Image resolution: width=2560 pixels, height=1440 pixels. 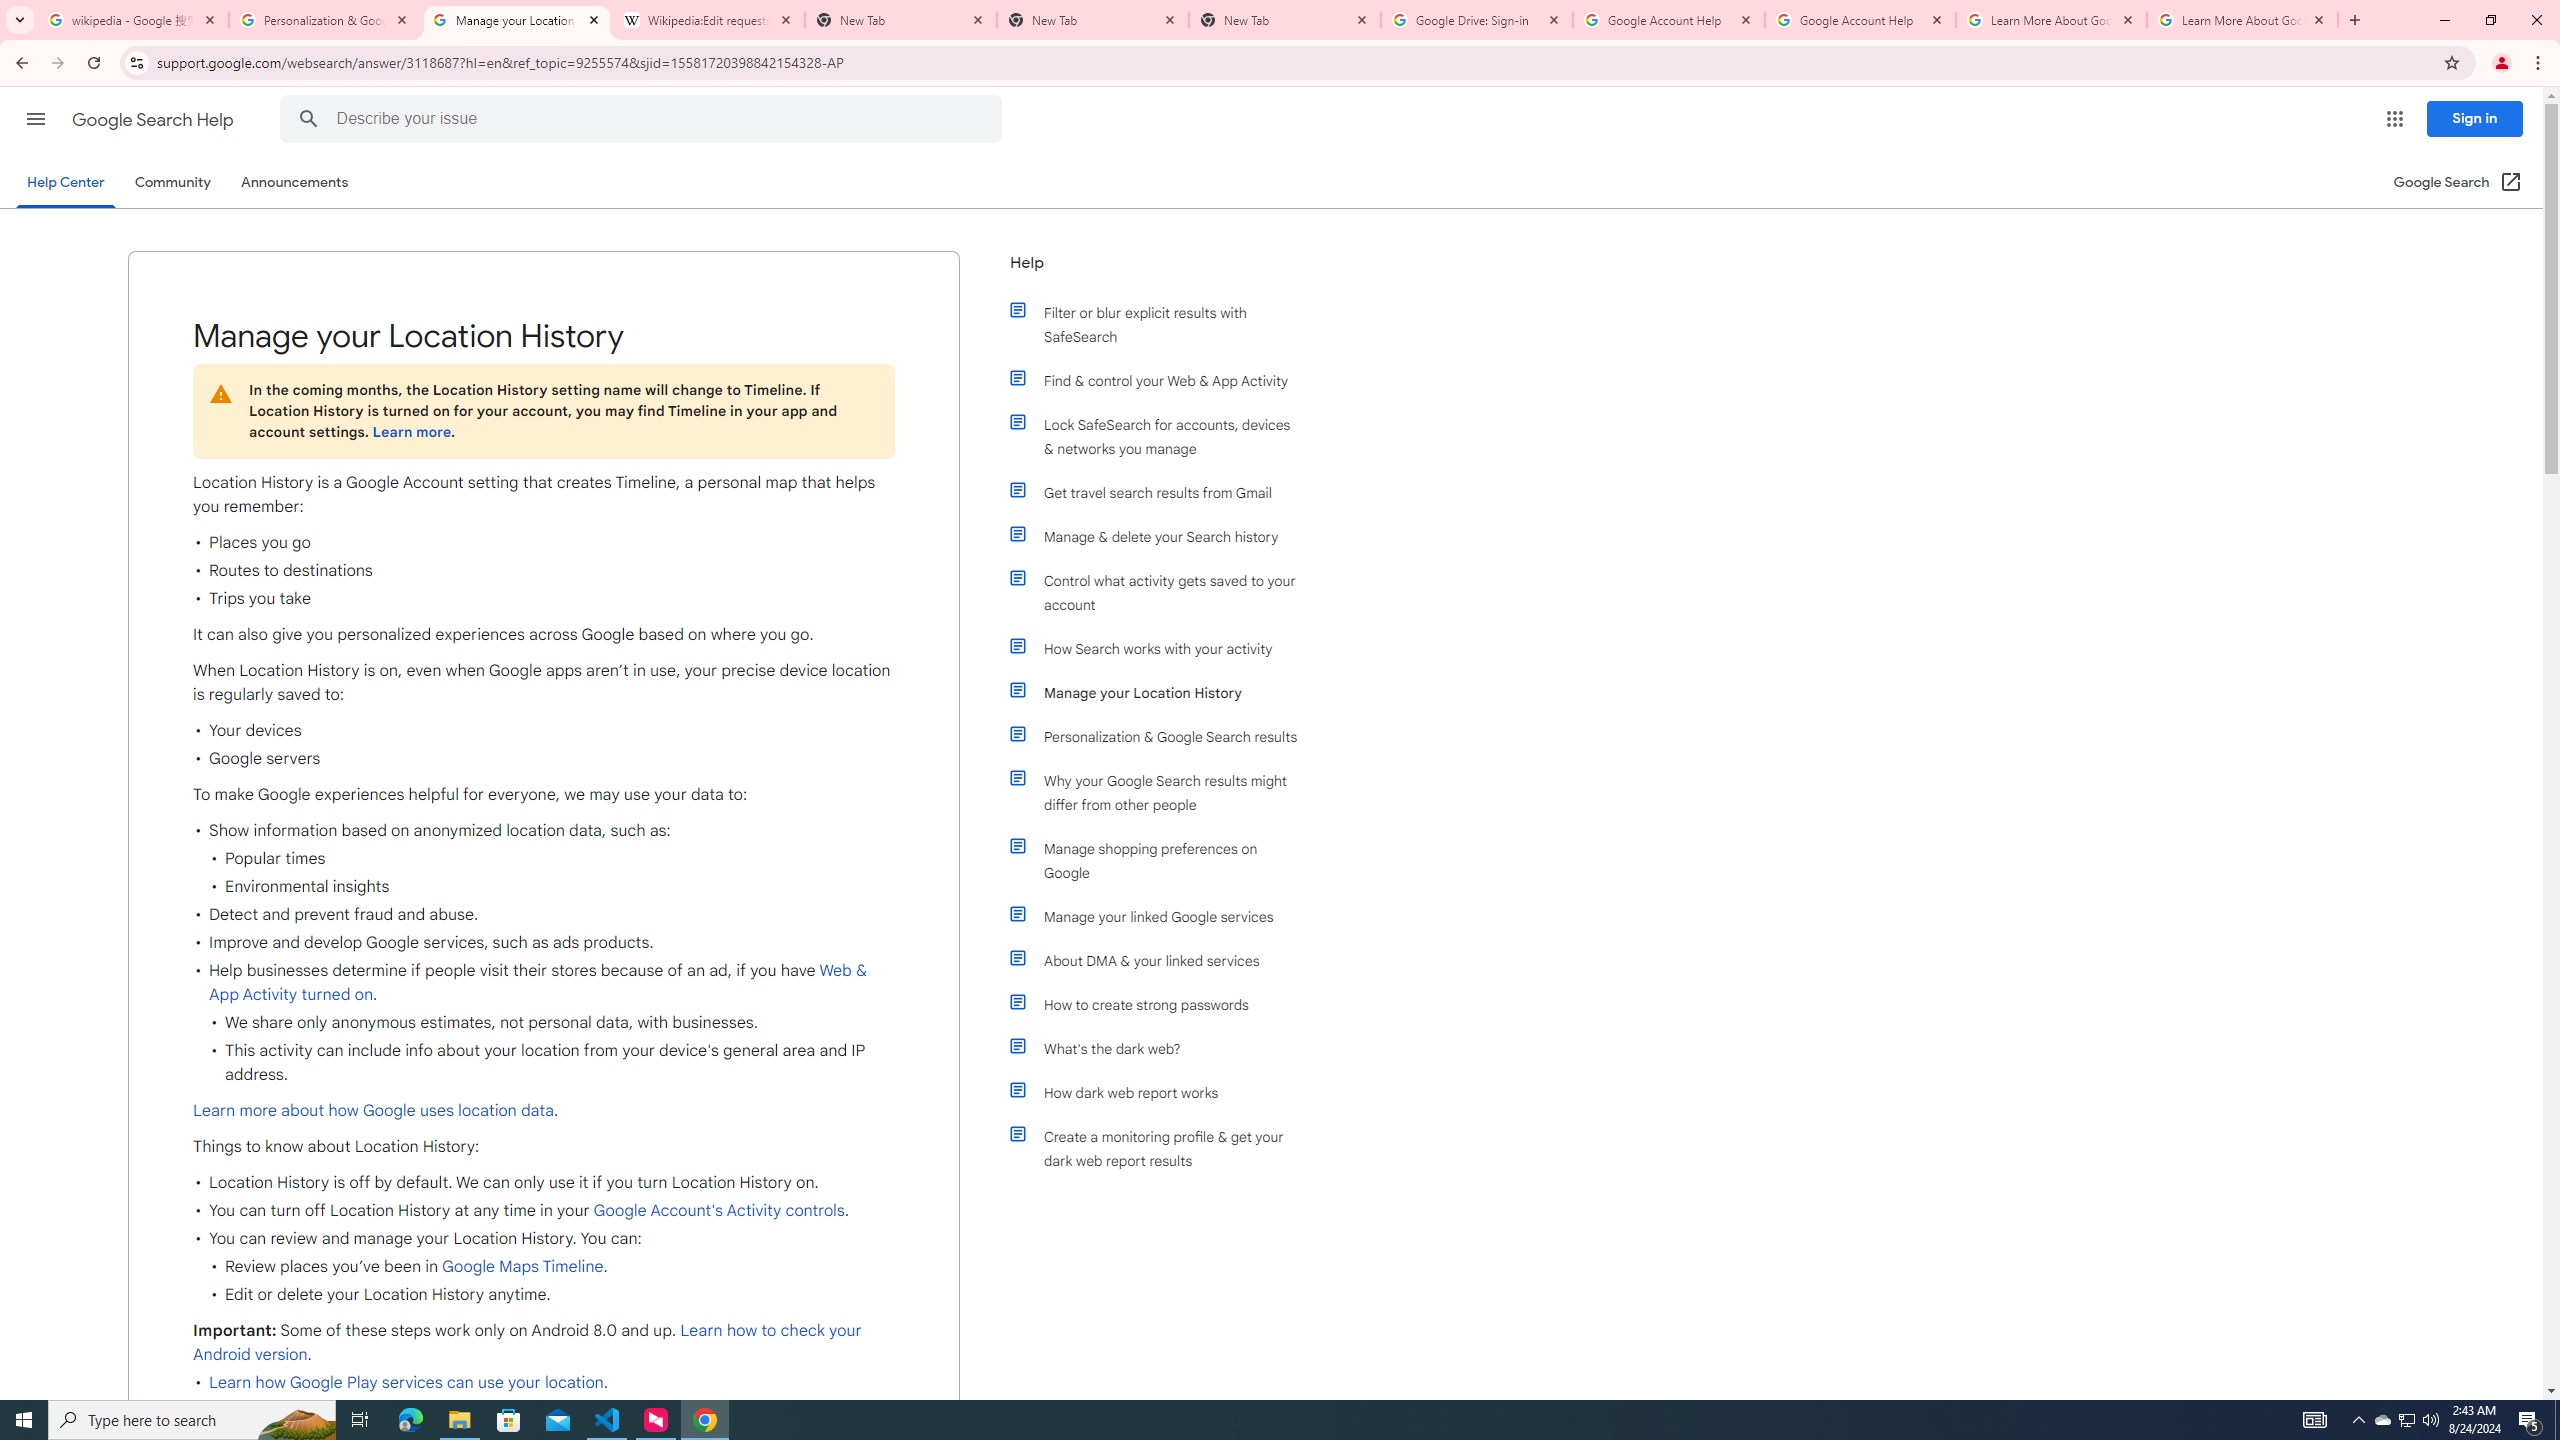 I want to click on 'Learn how Google Play services can use your location', so click(x=407, y=1382).